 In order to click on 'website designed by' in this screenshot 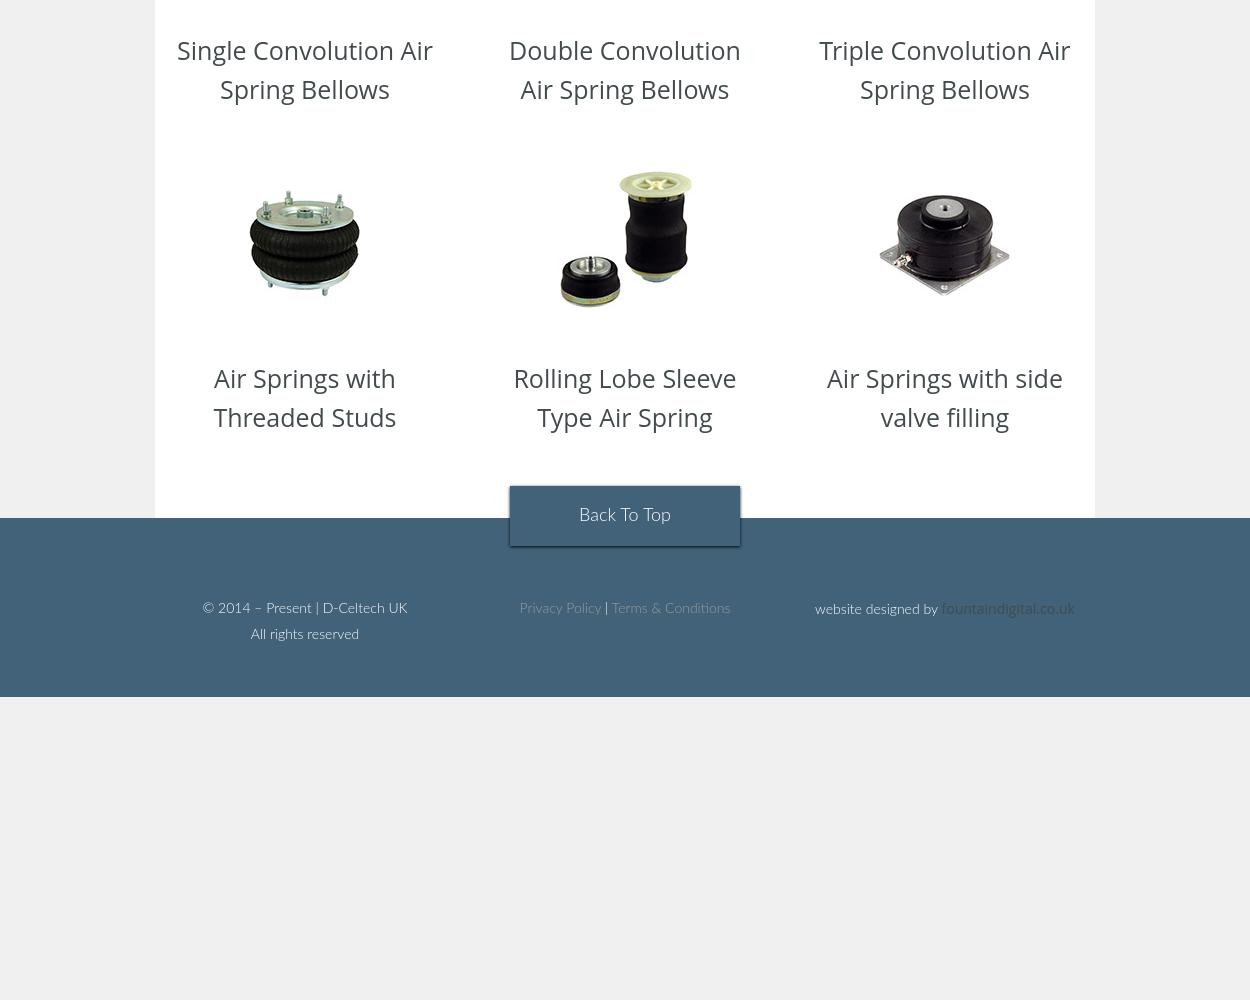, I will do `click(878, 609)`.